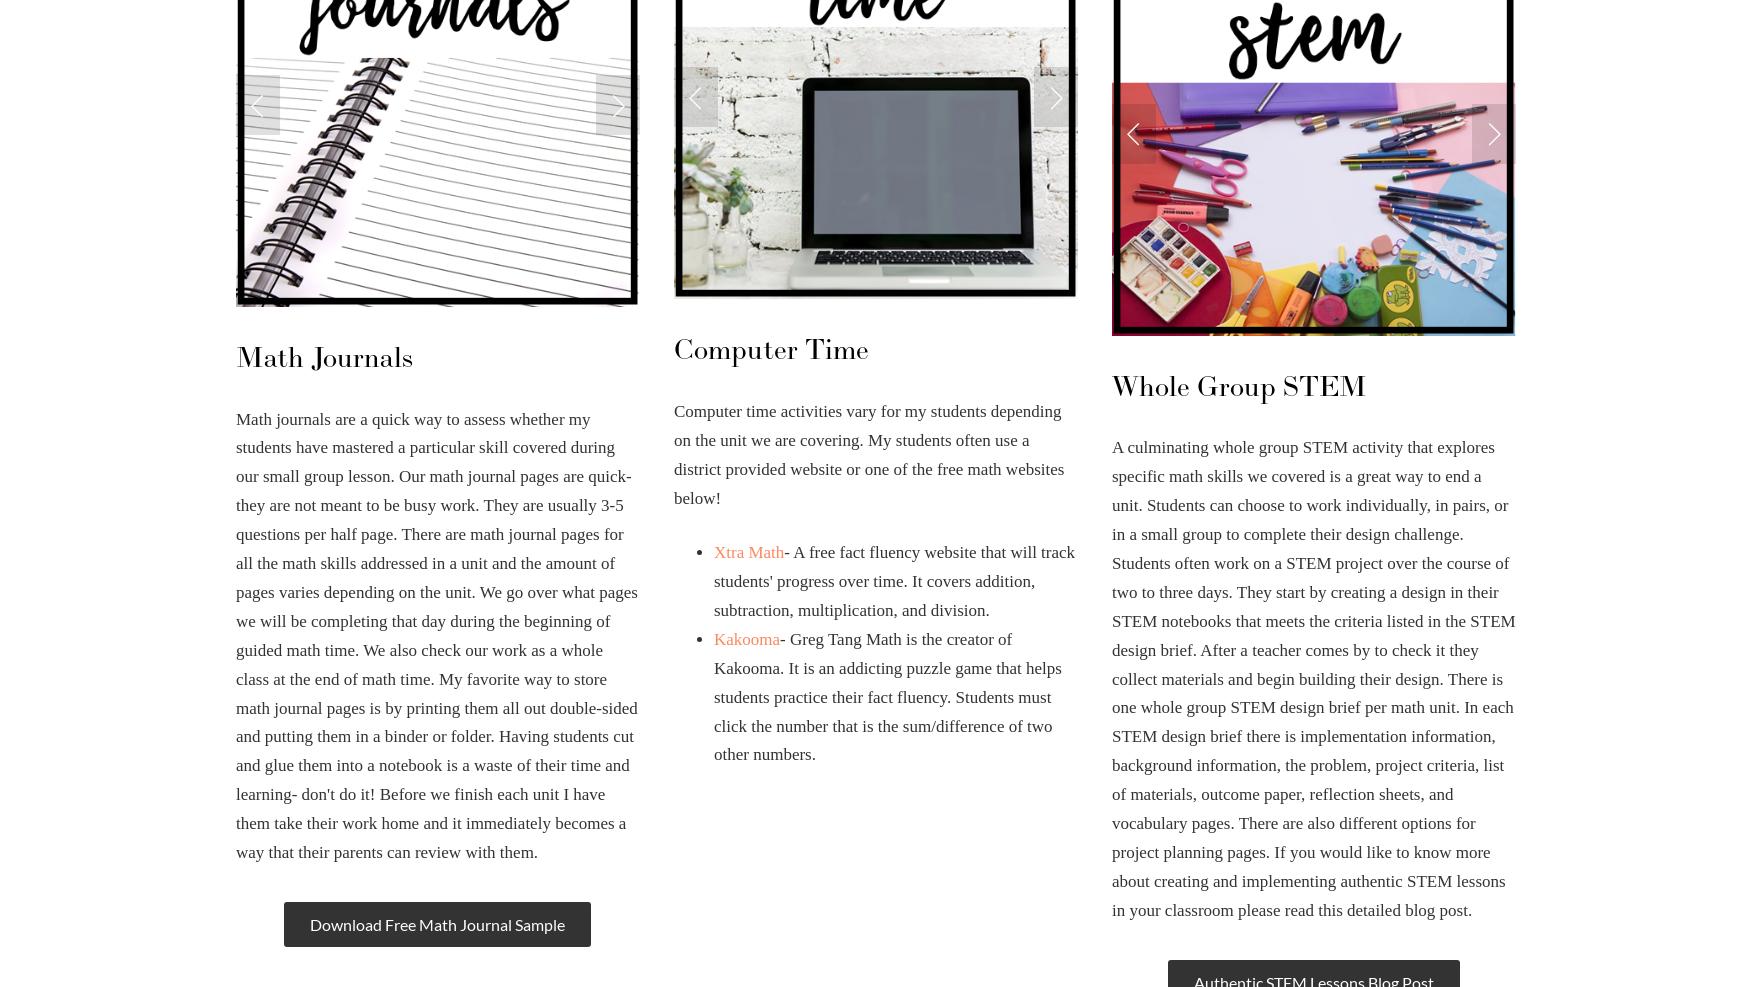 The width and height of the screenshot is (1752, 987). I want to click on 'Computer Time', so click(770, 349).